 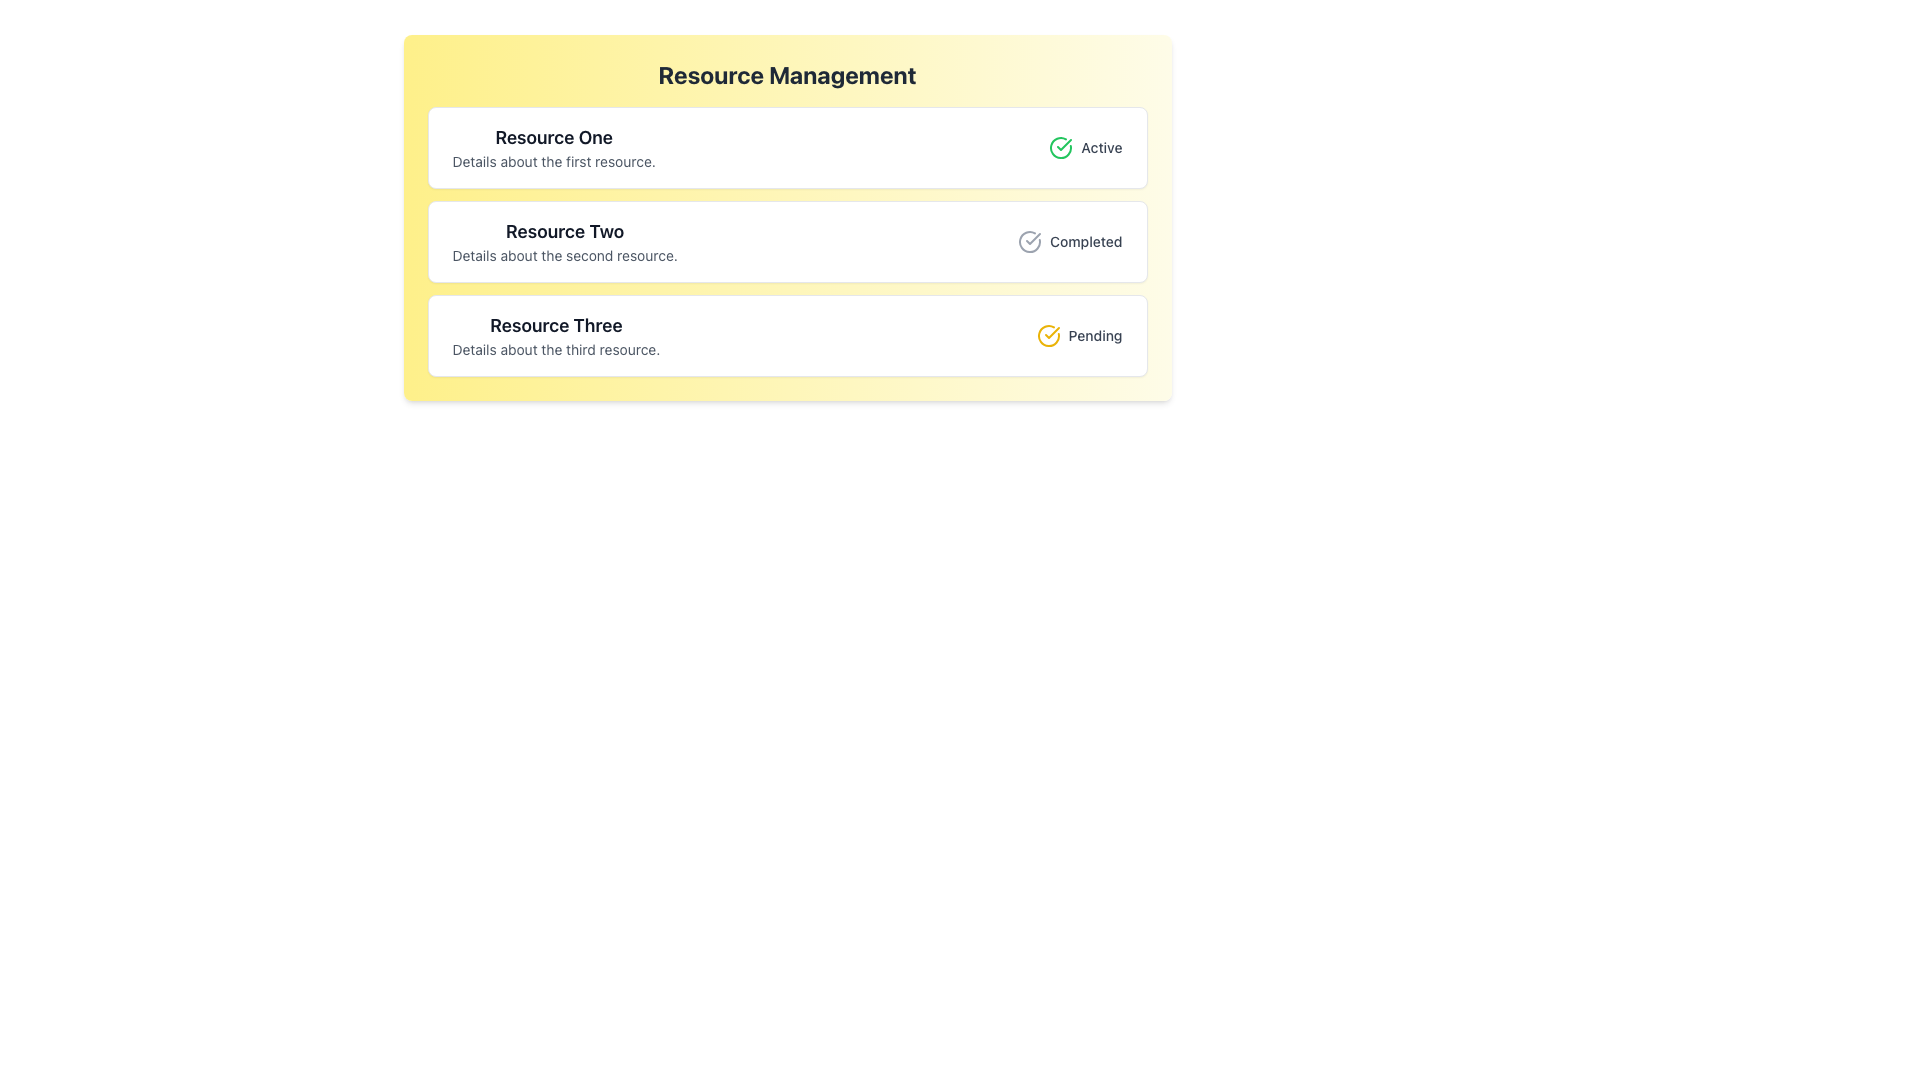 What do you see at coordinates (564, 230) in the screenshot?
I see `the title or name indicator for the second resource card, which is the central text heading in a vertically stacked list of resource cards` at bounding box center [564, 230].